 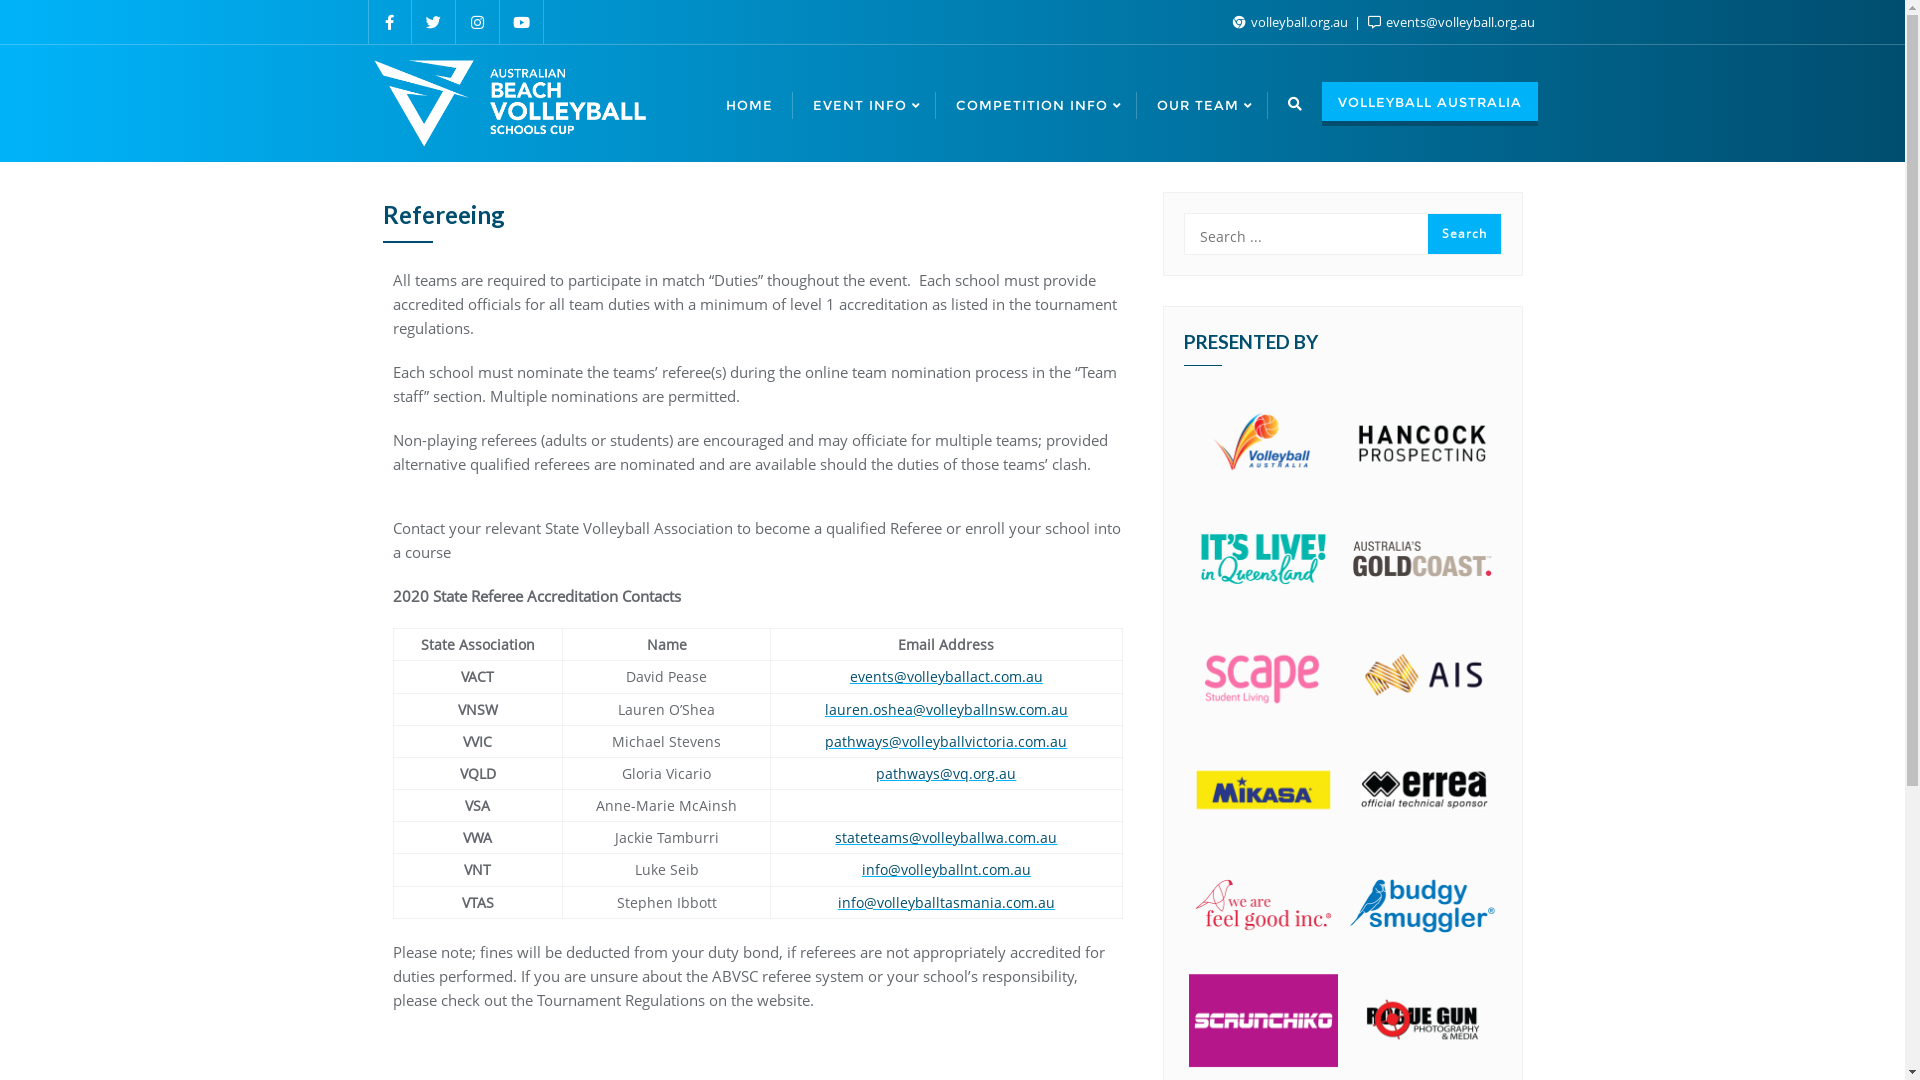 I want to click on 'COMPETITION INFO', so click(x=1036, y=103).